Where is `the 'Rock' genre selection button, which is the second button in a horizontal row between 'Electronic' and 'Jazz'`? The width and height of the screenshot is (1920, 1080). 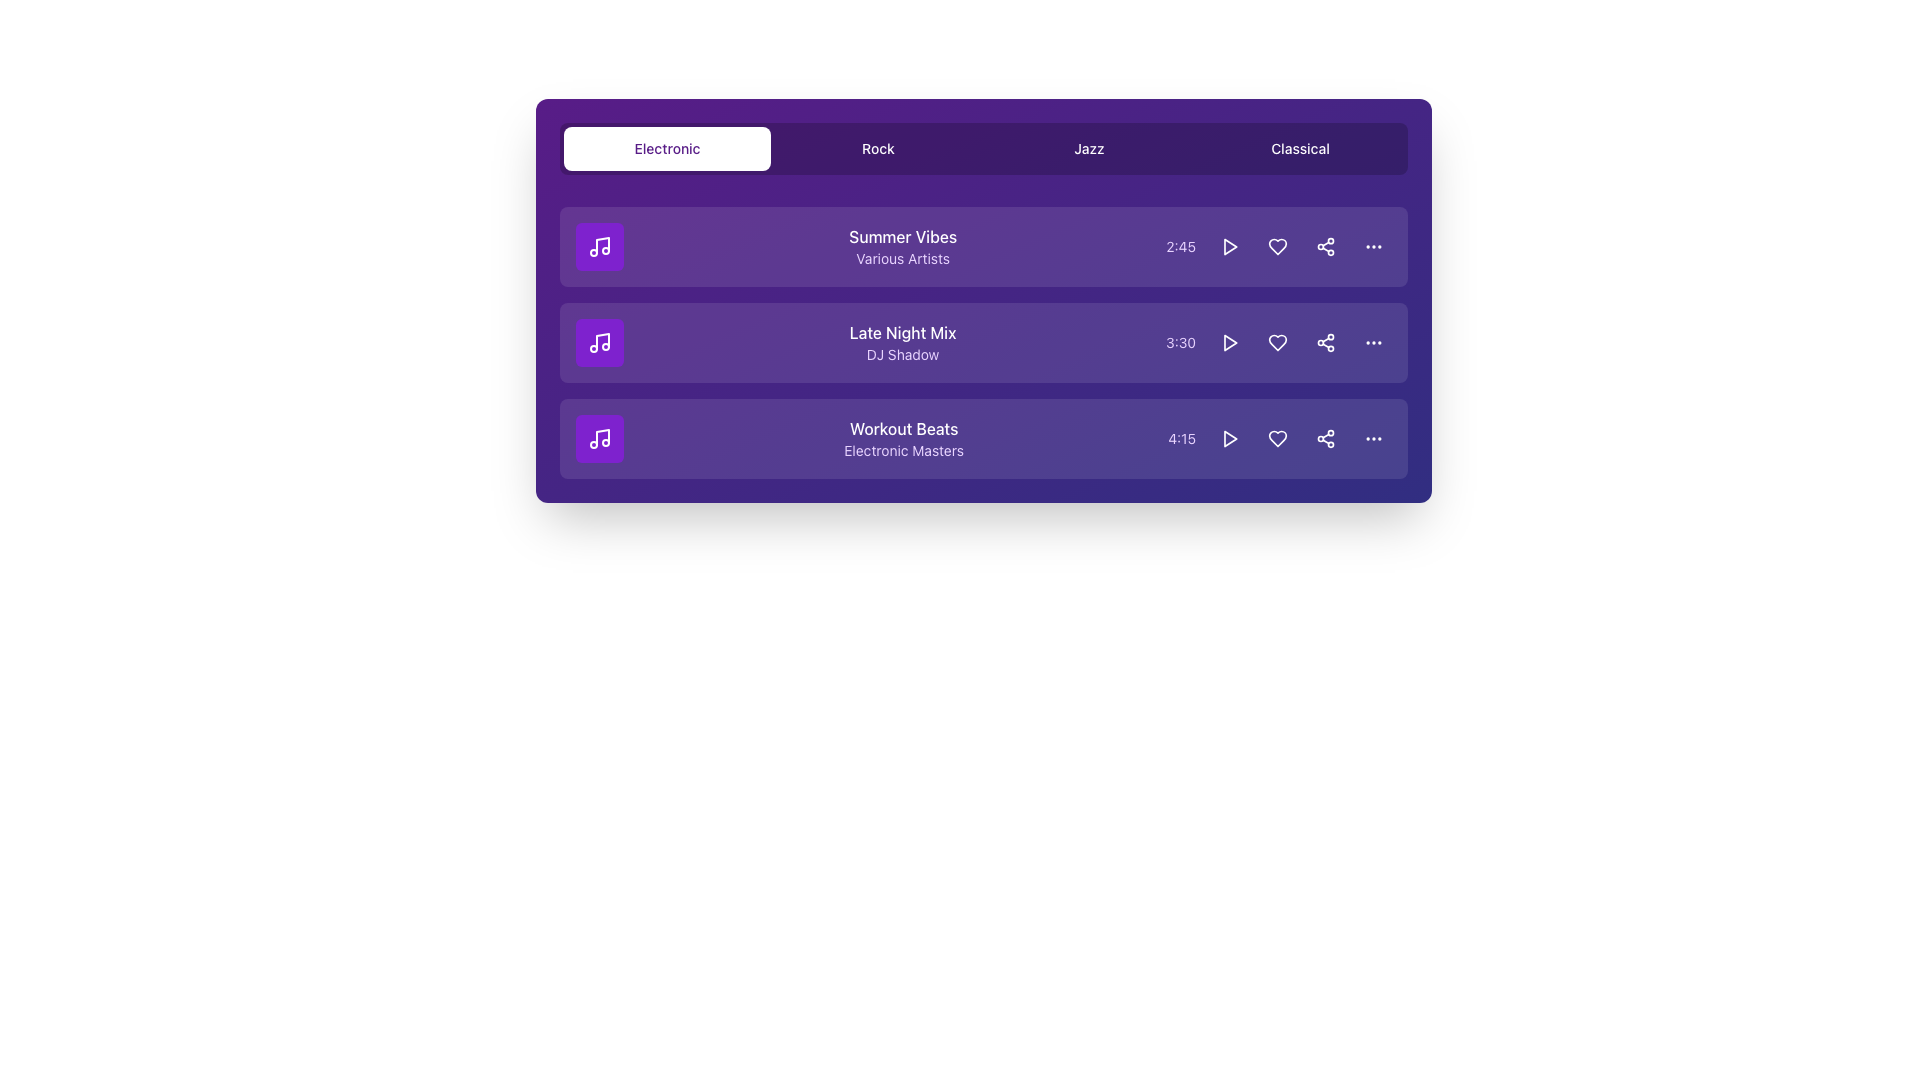
the 'Rock' genre selection button, which is the second button in a horizontal row between 'Electronic' and 'Jazz' is located at coordinates (878, 148).